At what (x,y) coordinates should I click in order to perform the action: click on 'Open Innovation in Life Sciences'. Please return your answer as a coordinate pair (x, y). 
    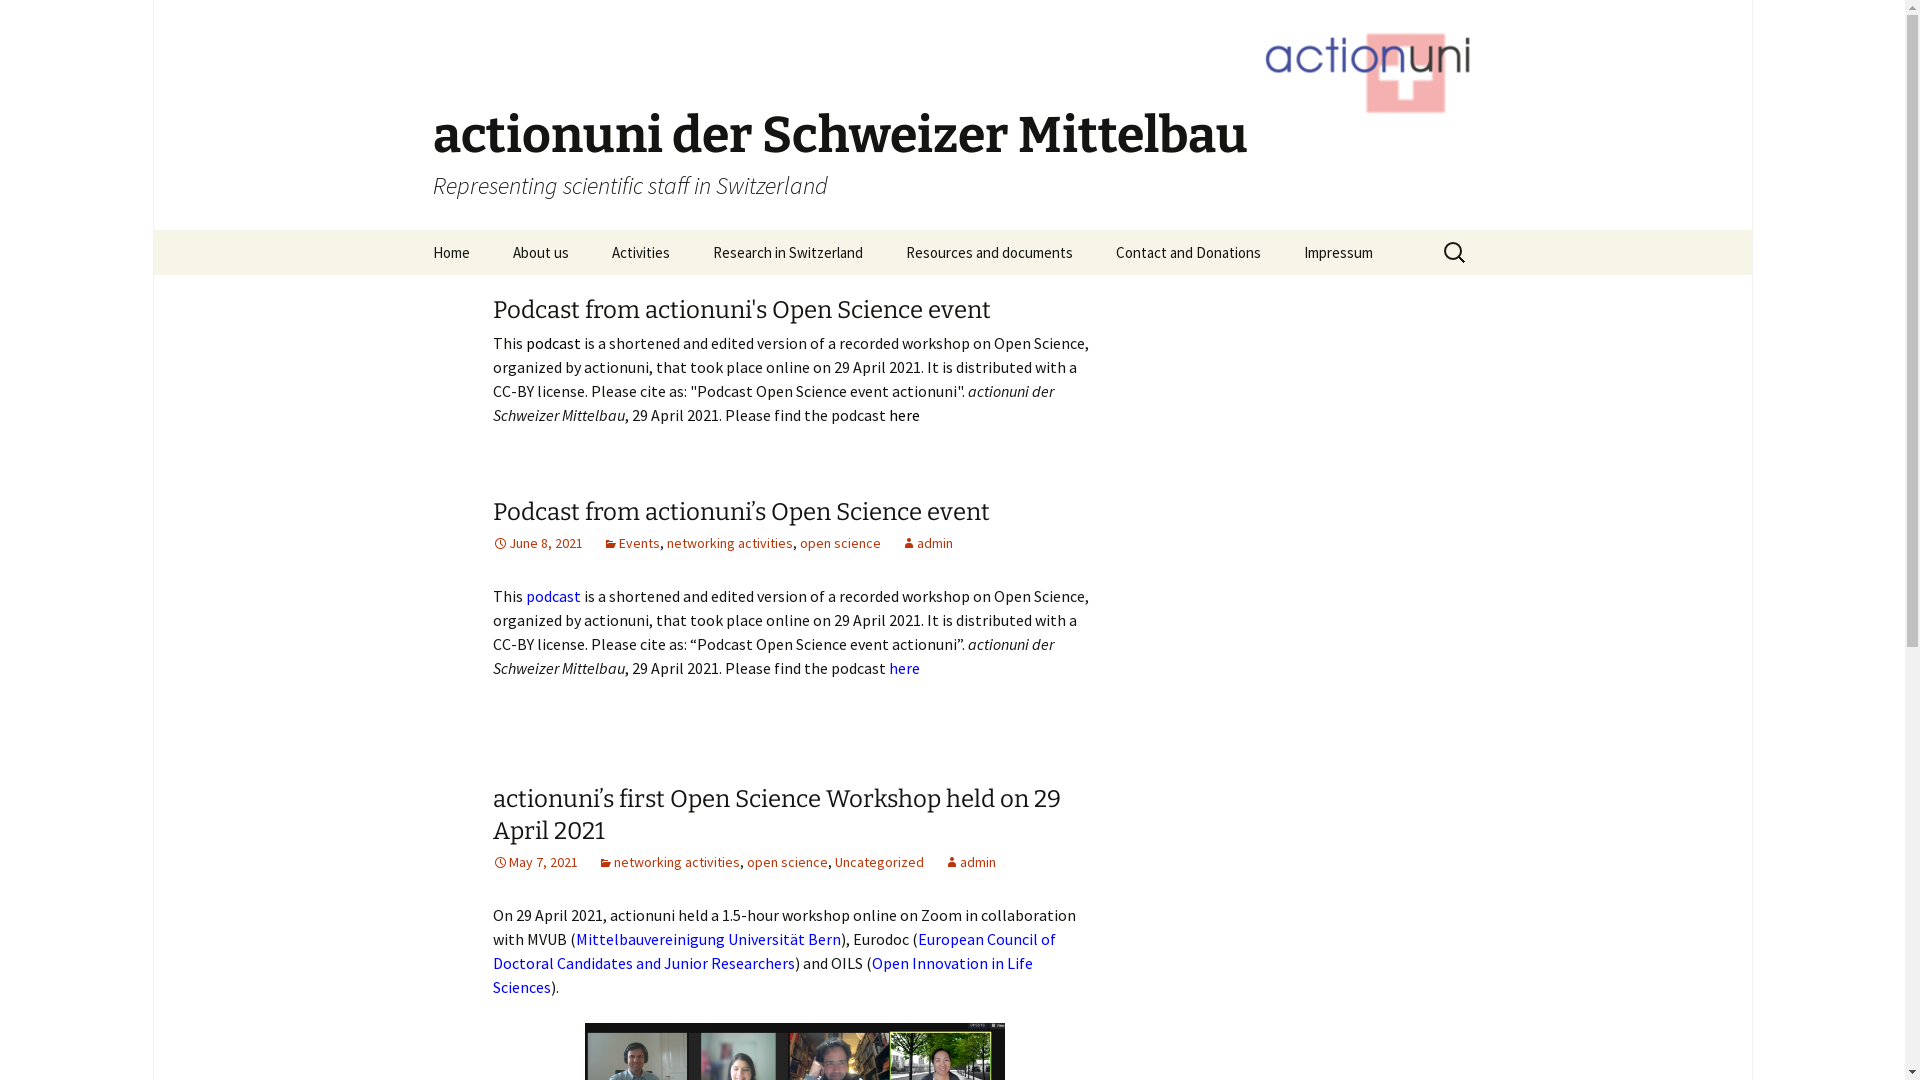
    Looking at the image, I should click on (761, 974).